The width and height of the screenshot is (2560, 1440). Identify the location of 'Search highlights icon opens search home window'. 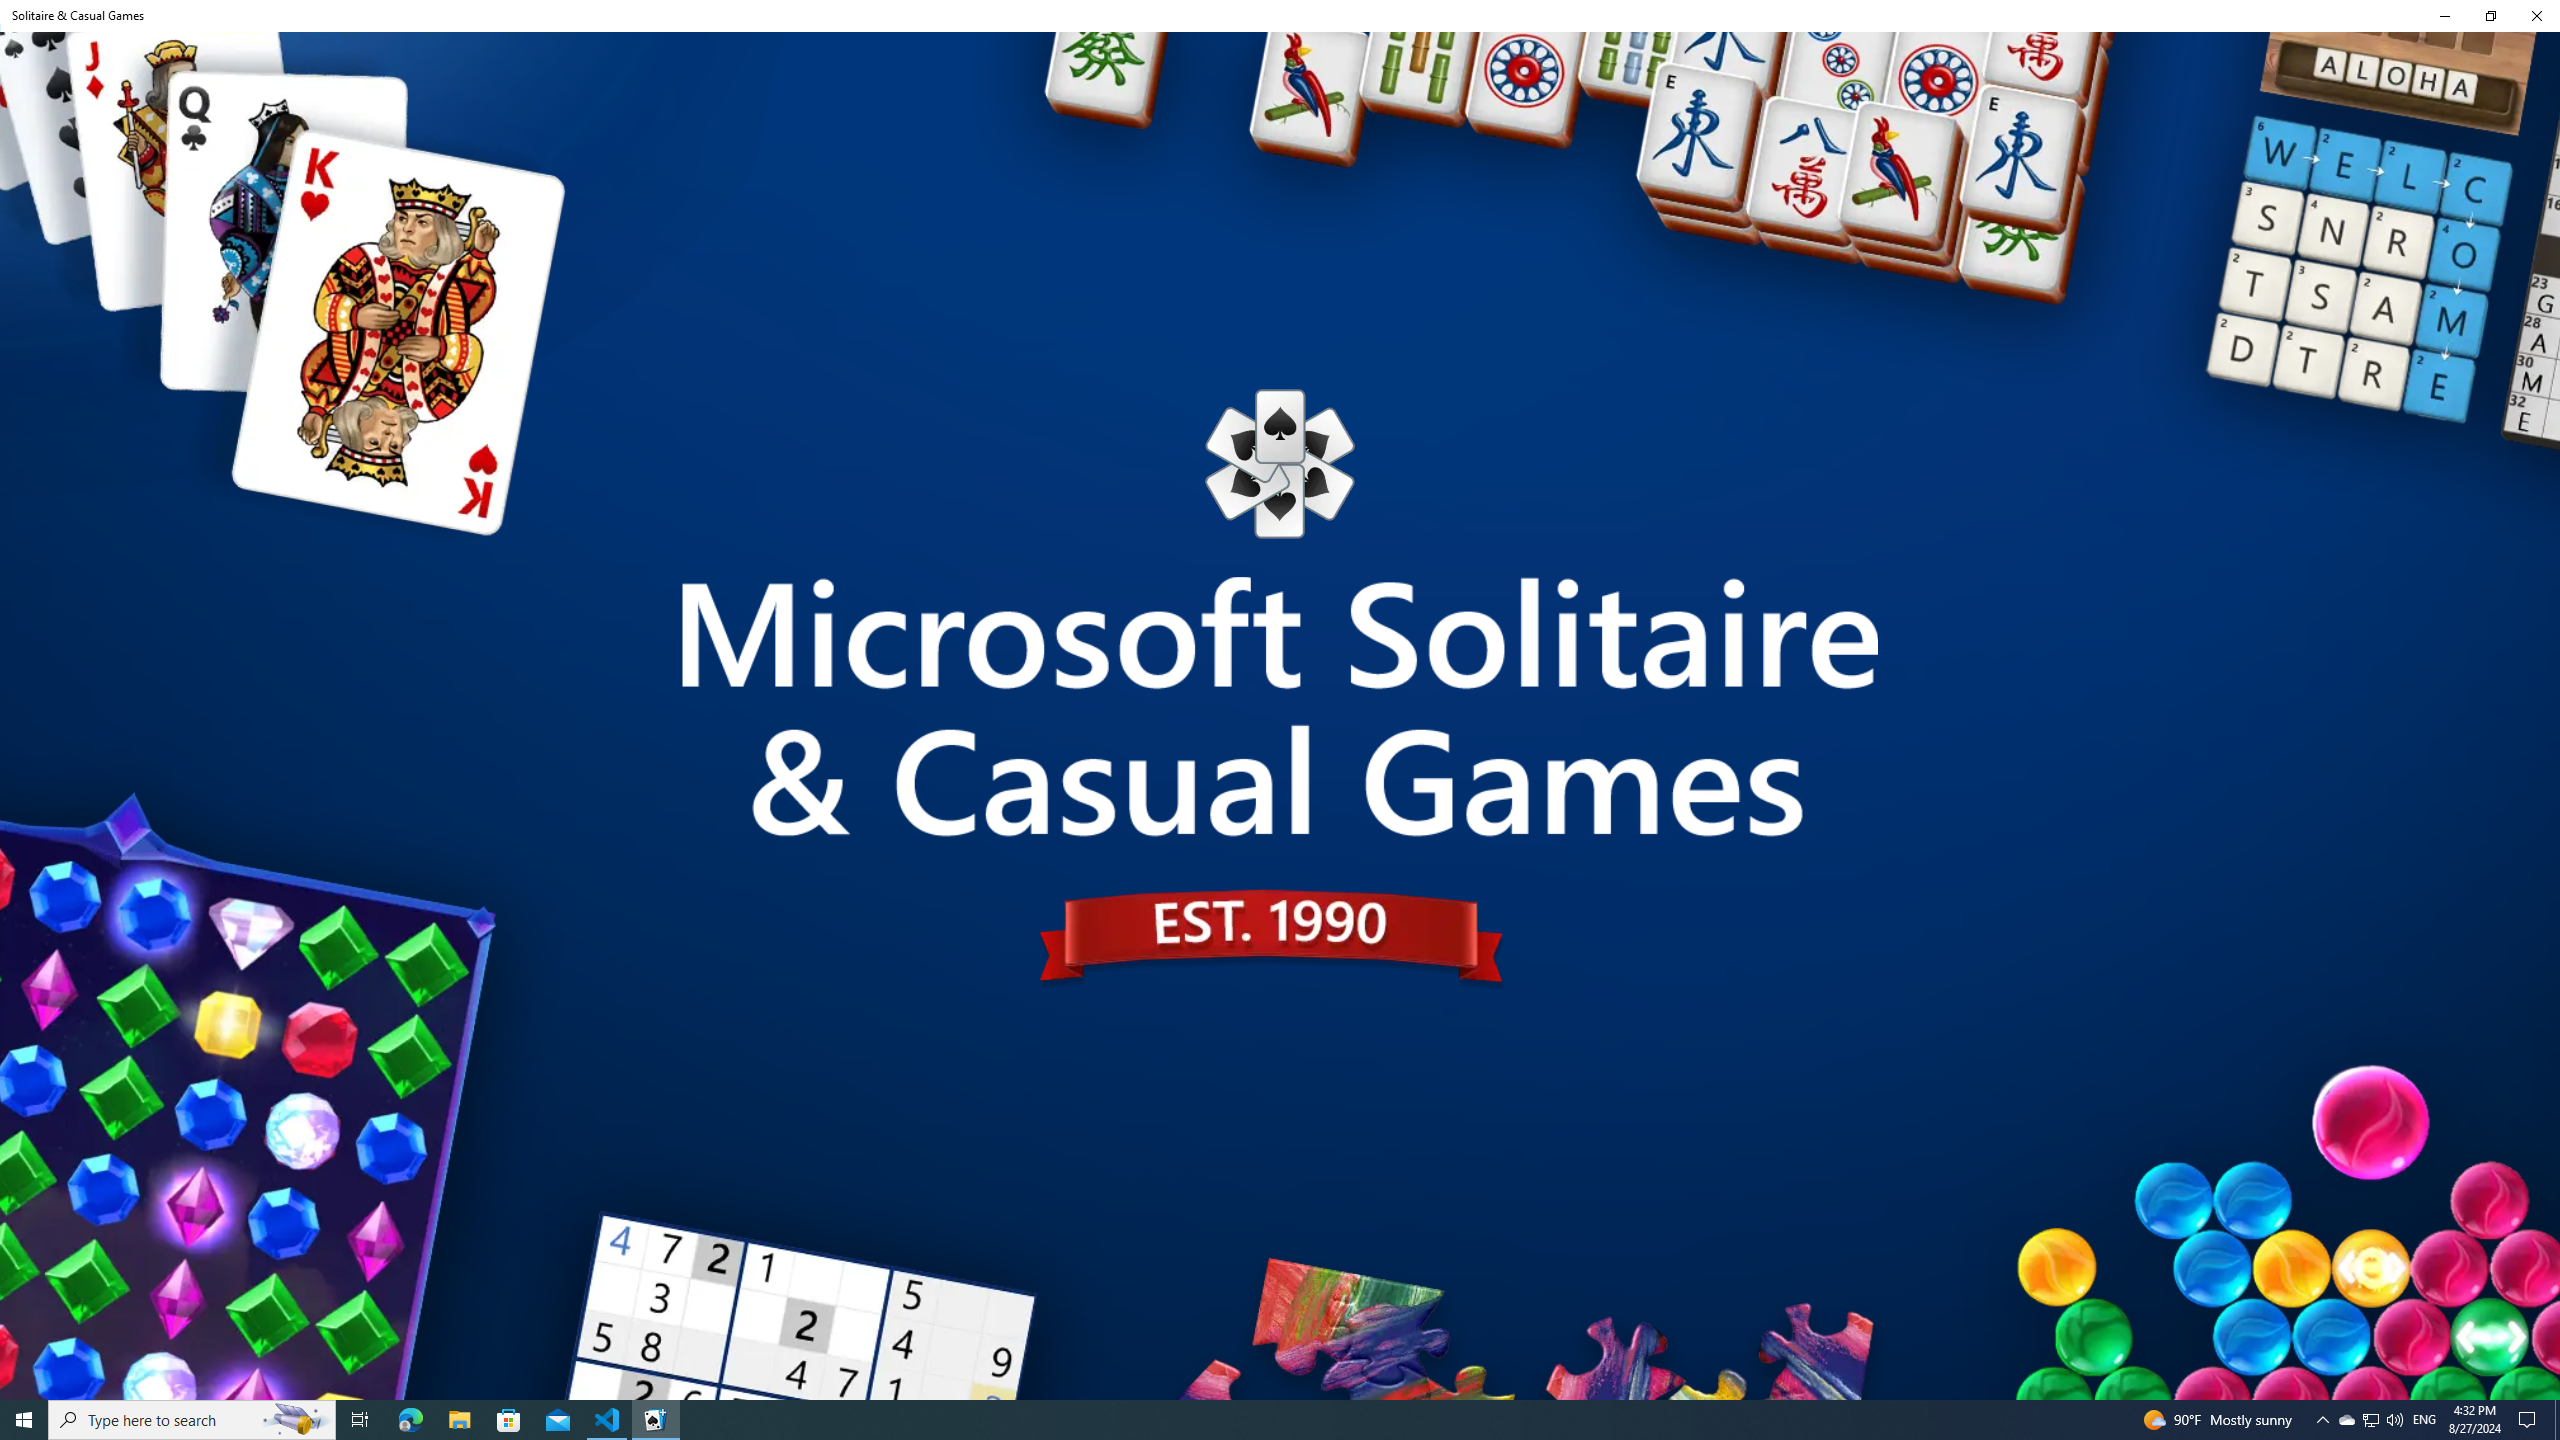
(294, 1418).